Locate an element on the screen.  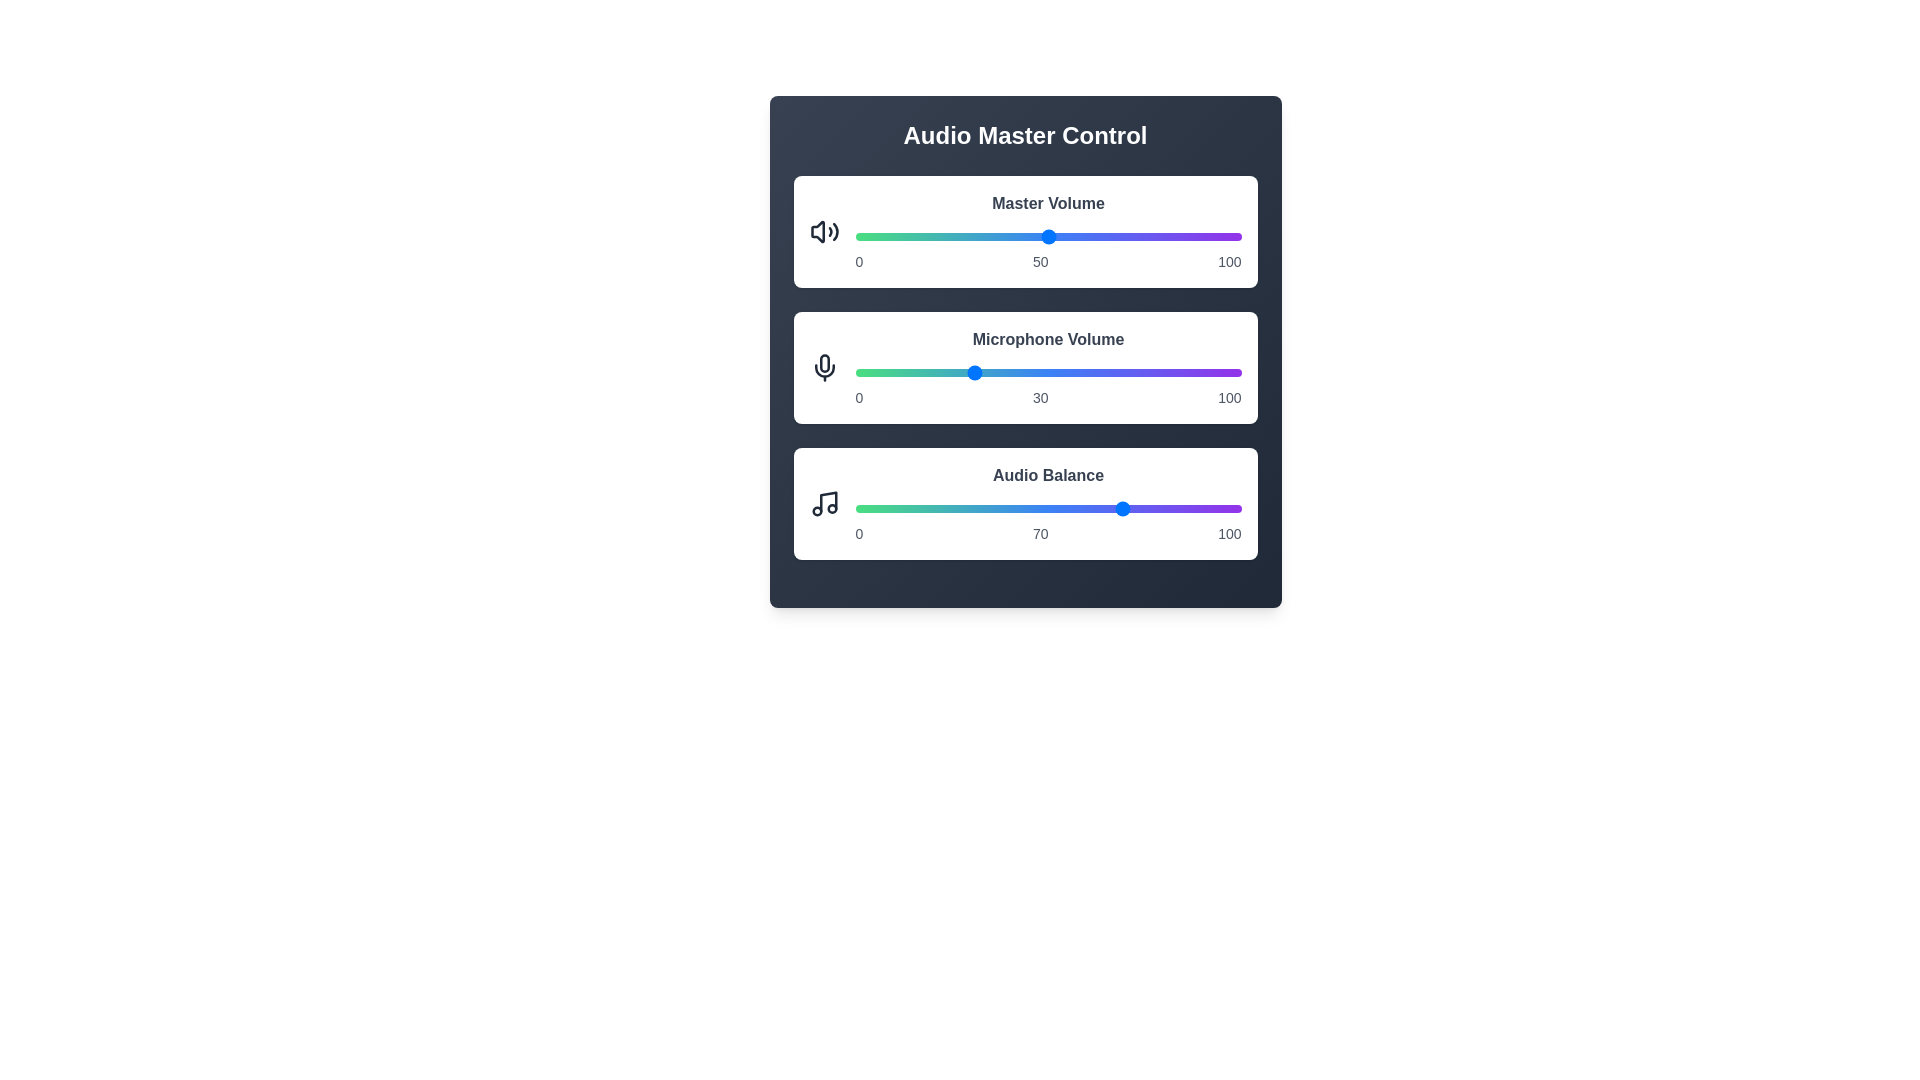
the Audio Balance slider to 96% is located at coordinates (1225, 508).